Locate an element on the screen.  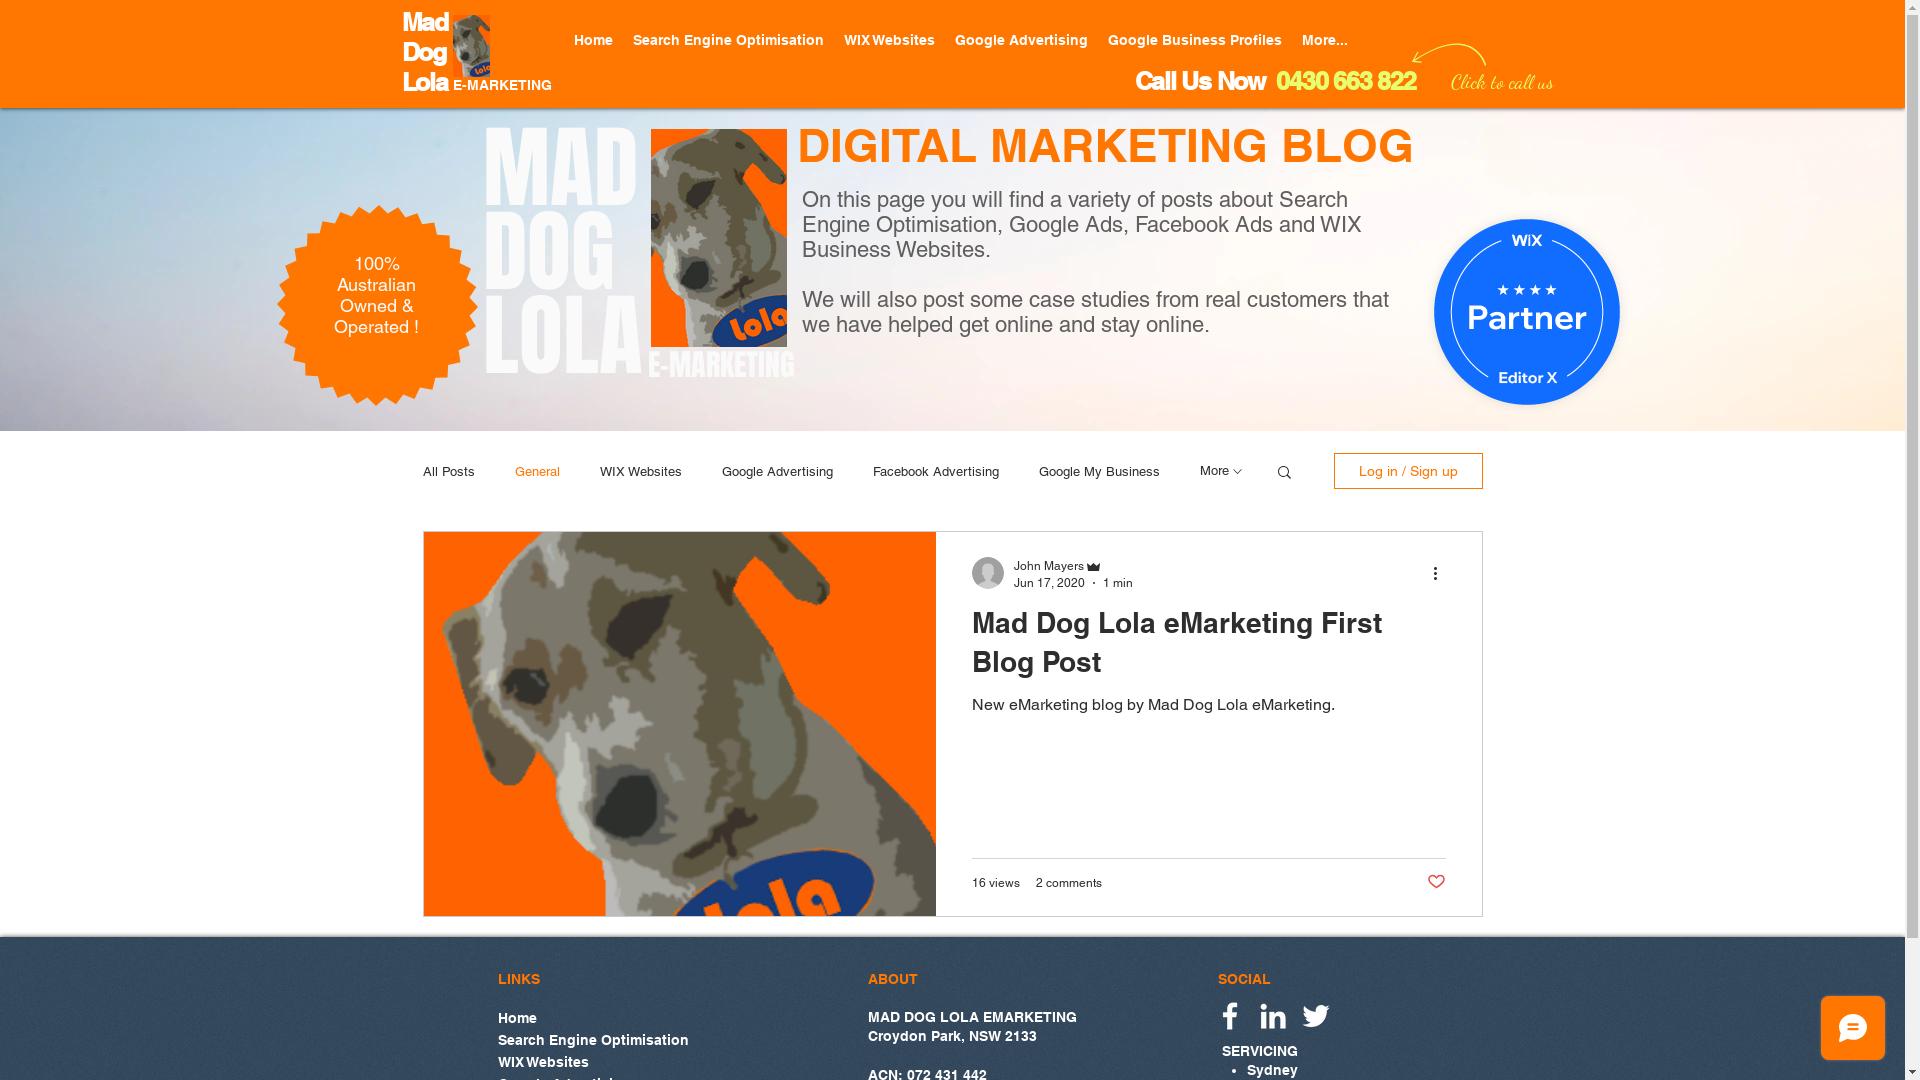
'2 comments' is located at coordinates (1068, 882).